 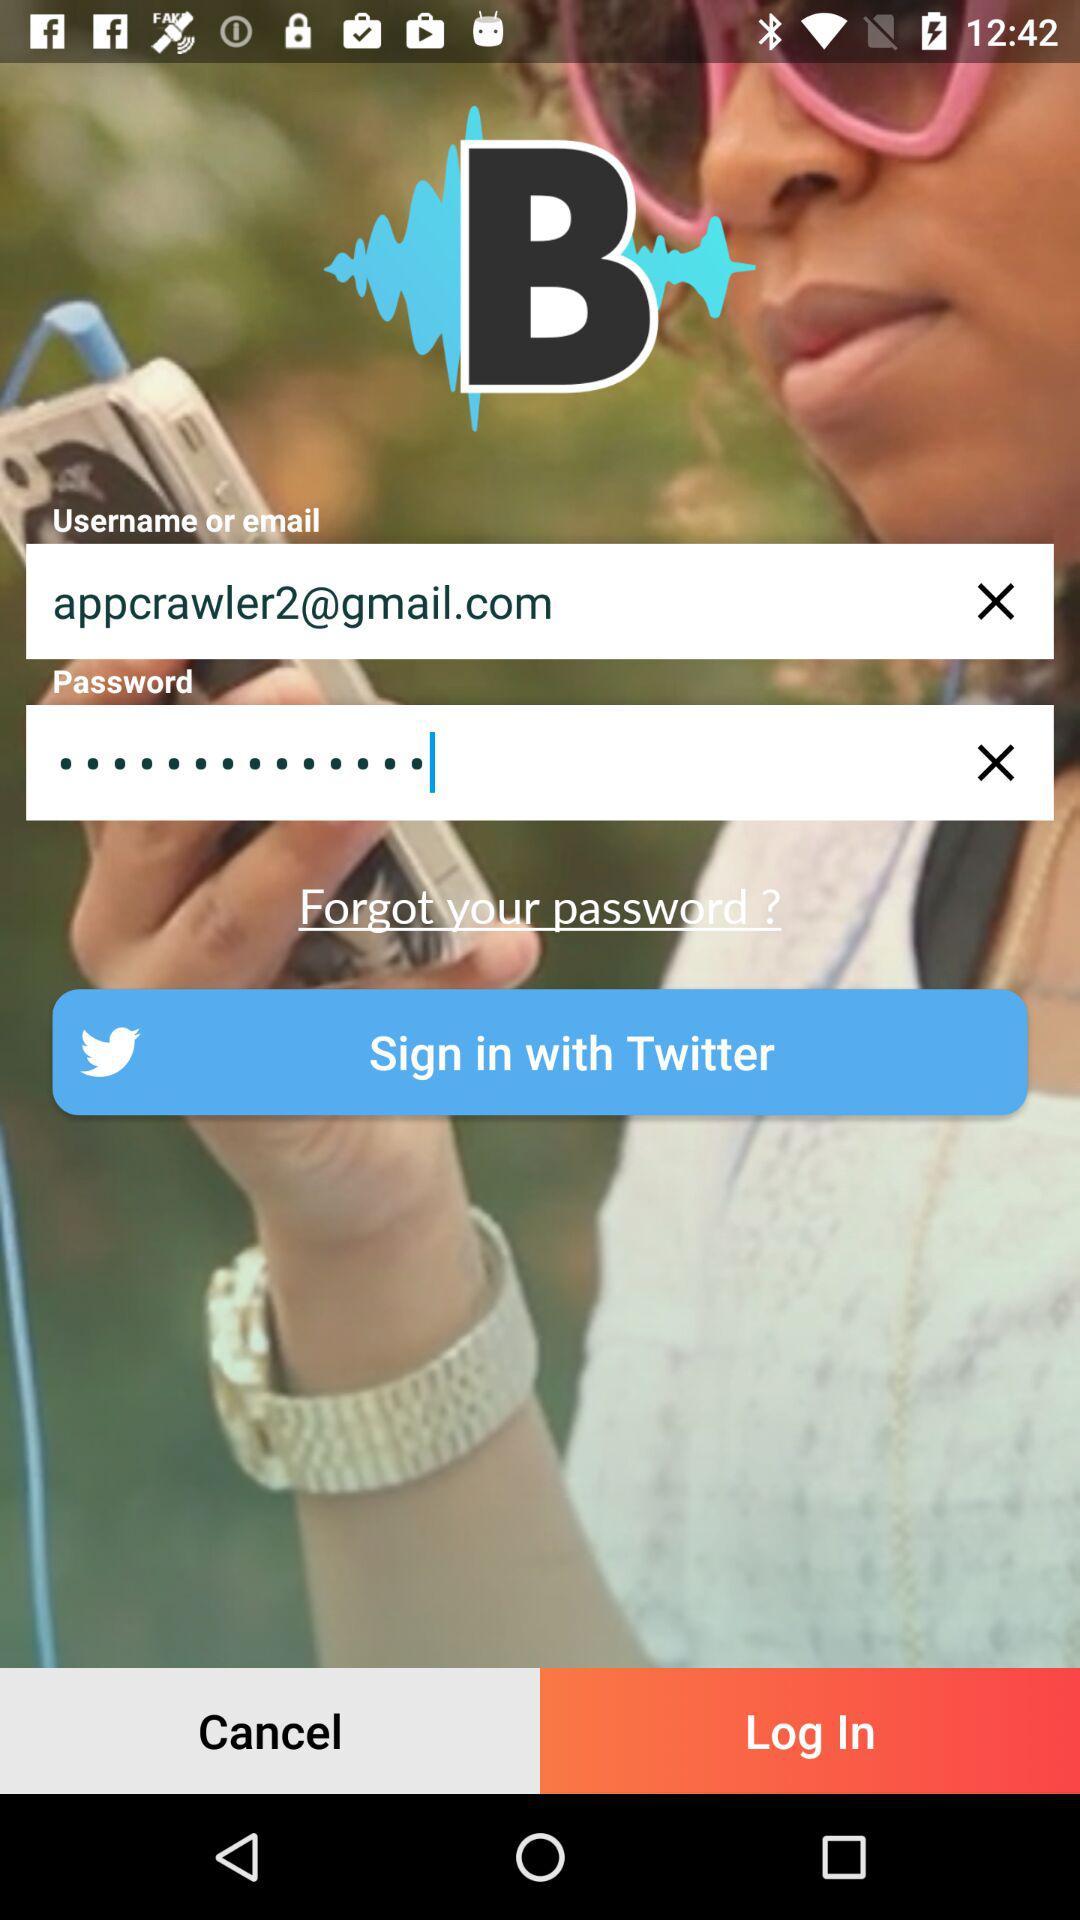 I want to click on the item above cancel, so click(x=540, y=1051).